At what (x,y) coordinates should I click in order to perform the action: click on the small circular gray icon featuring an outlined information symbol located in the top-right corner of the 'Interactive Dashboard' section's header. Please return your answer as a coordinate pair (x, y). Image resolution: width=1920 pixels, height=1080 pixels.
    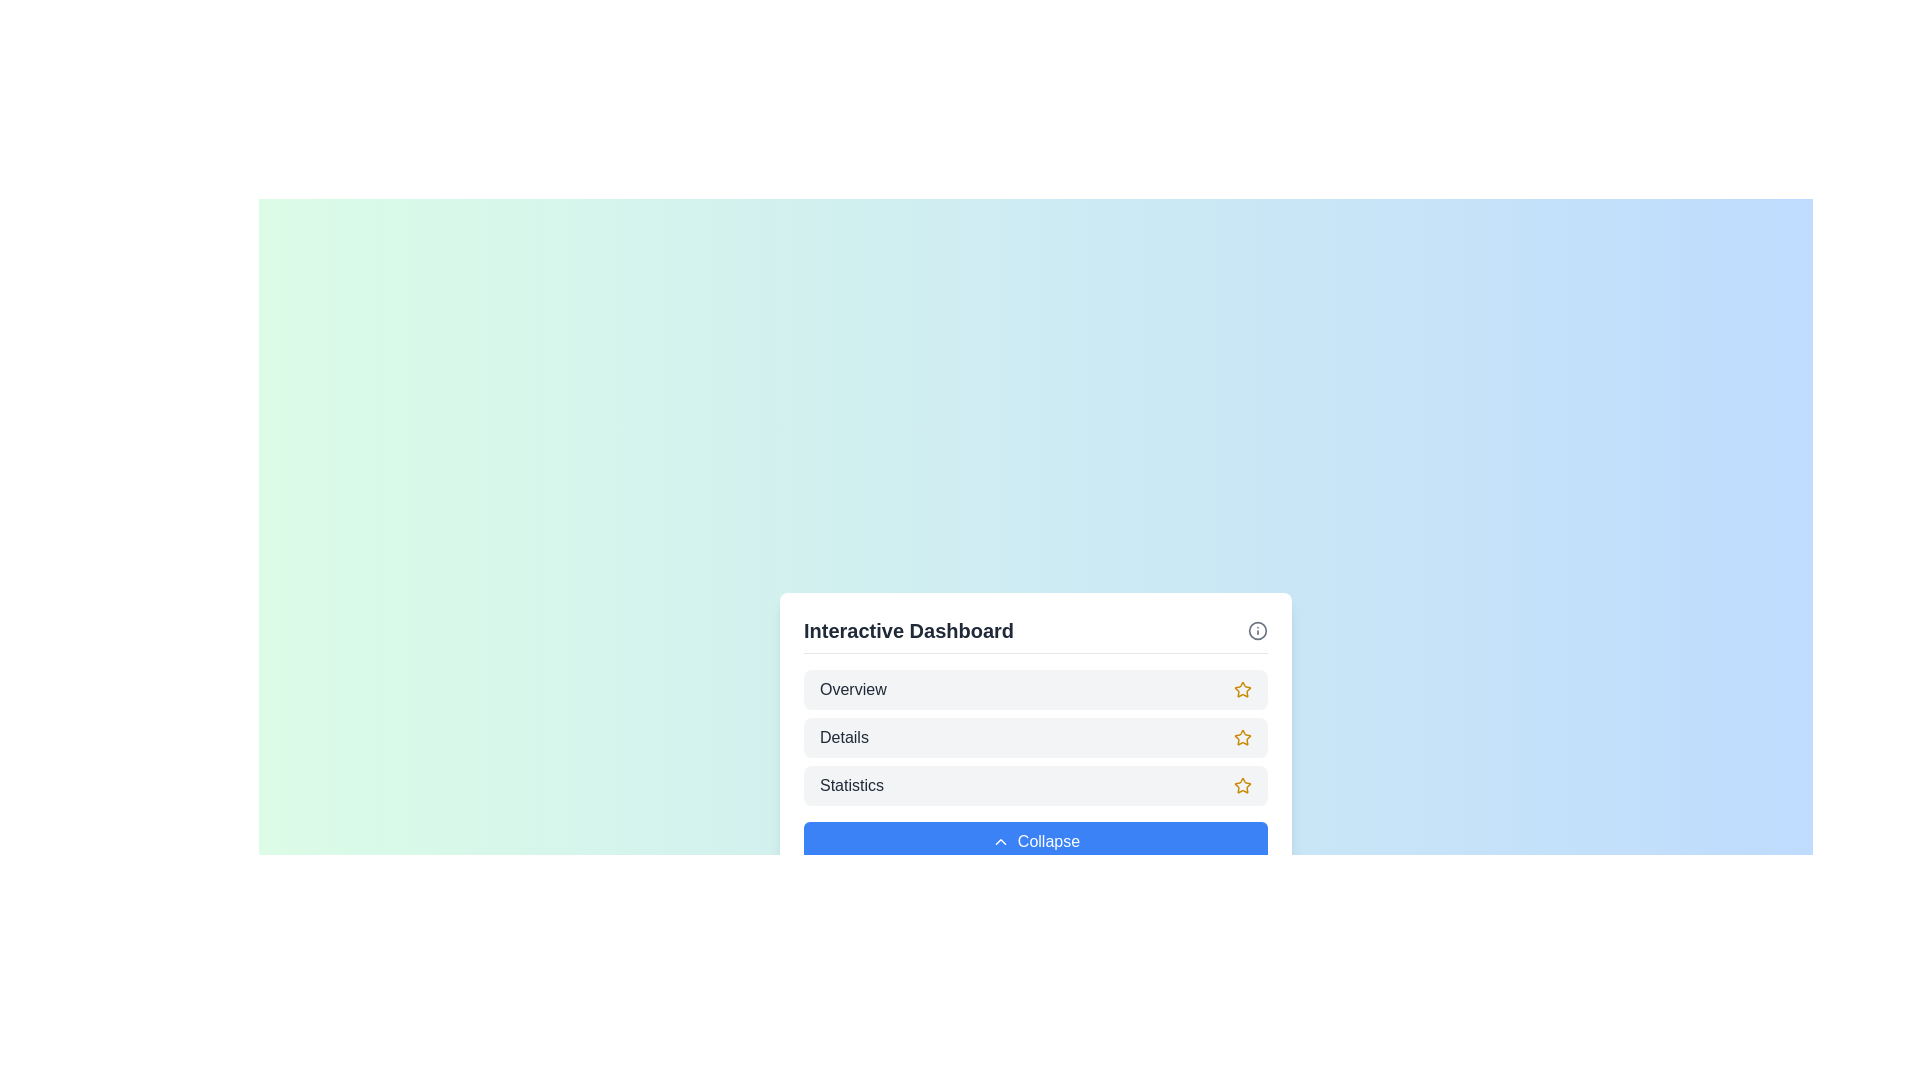
    Looking at the image, I should click on (1256, 630).